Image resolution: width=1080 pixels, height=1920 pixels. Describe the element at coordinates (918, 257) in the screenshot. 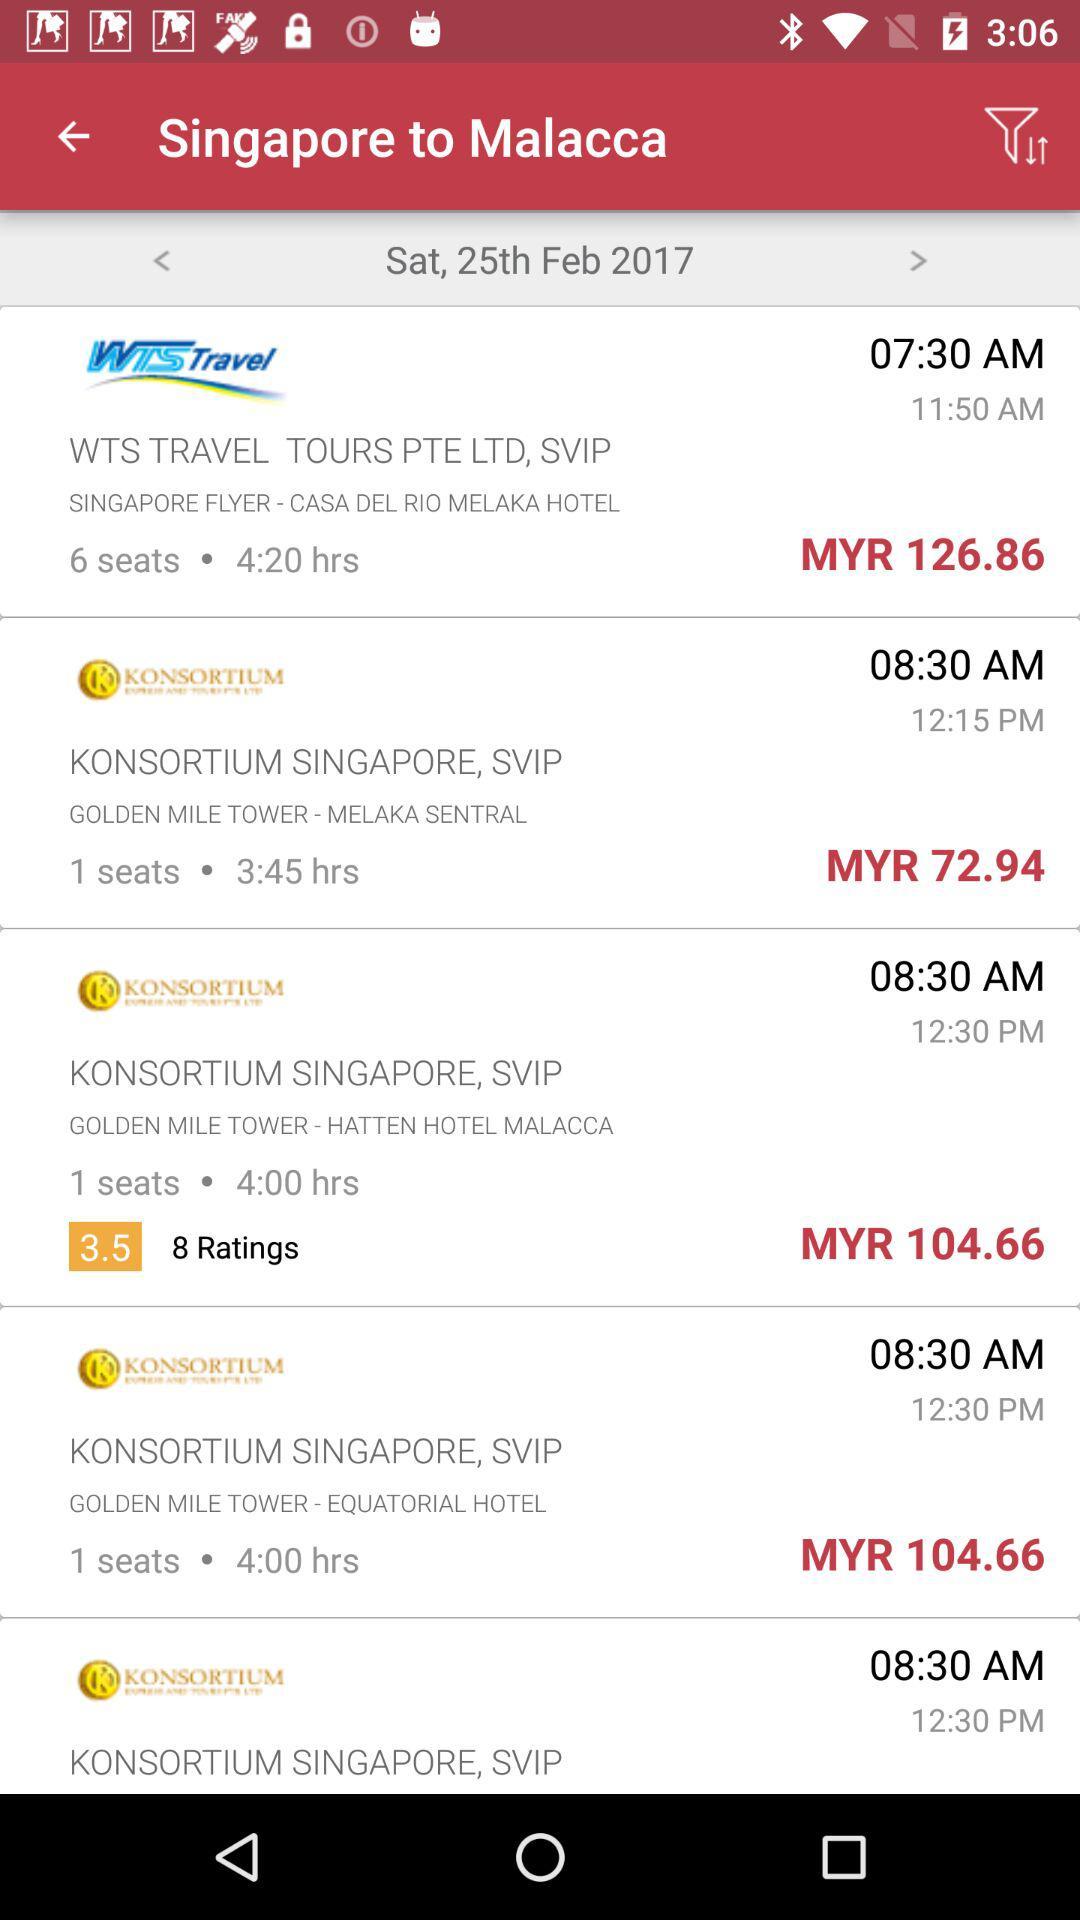

I see `the arrow_forward icon` at that location.